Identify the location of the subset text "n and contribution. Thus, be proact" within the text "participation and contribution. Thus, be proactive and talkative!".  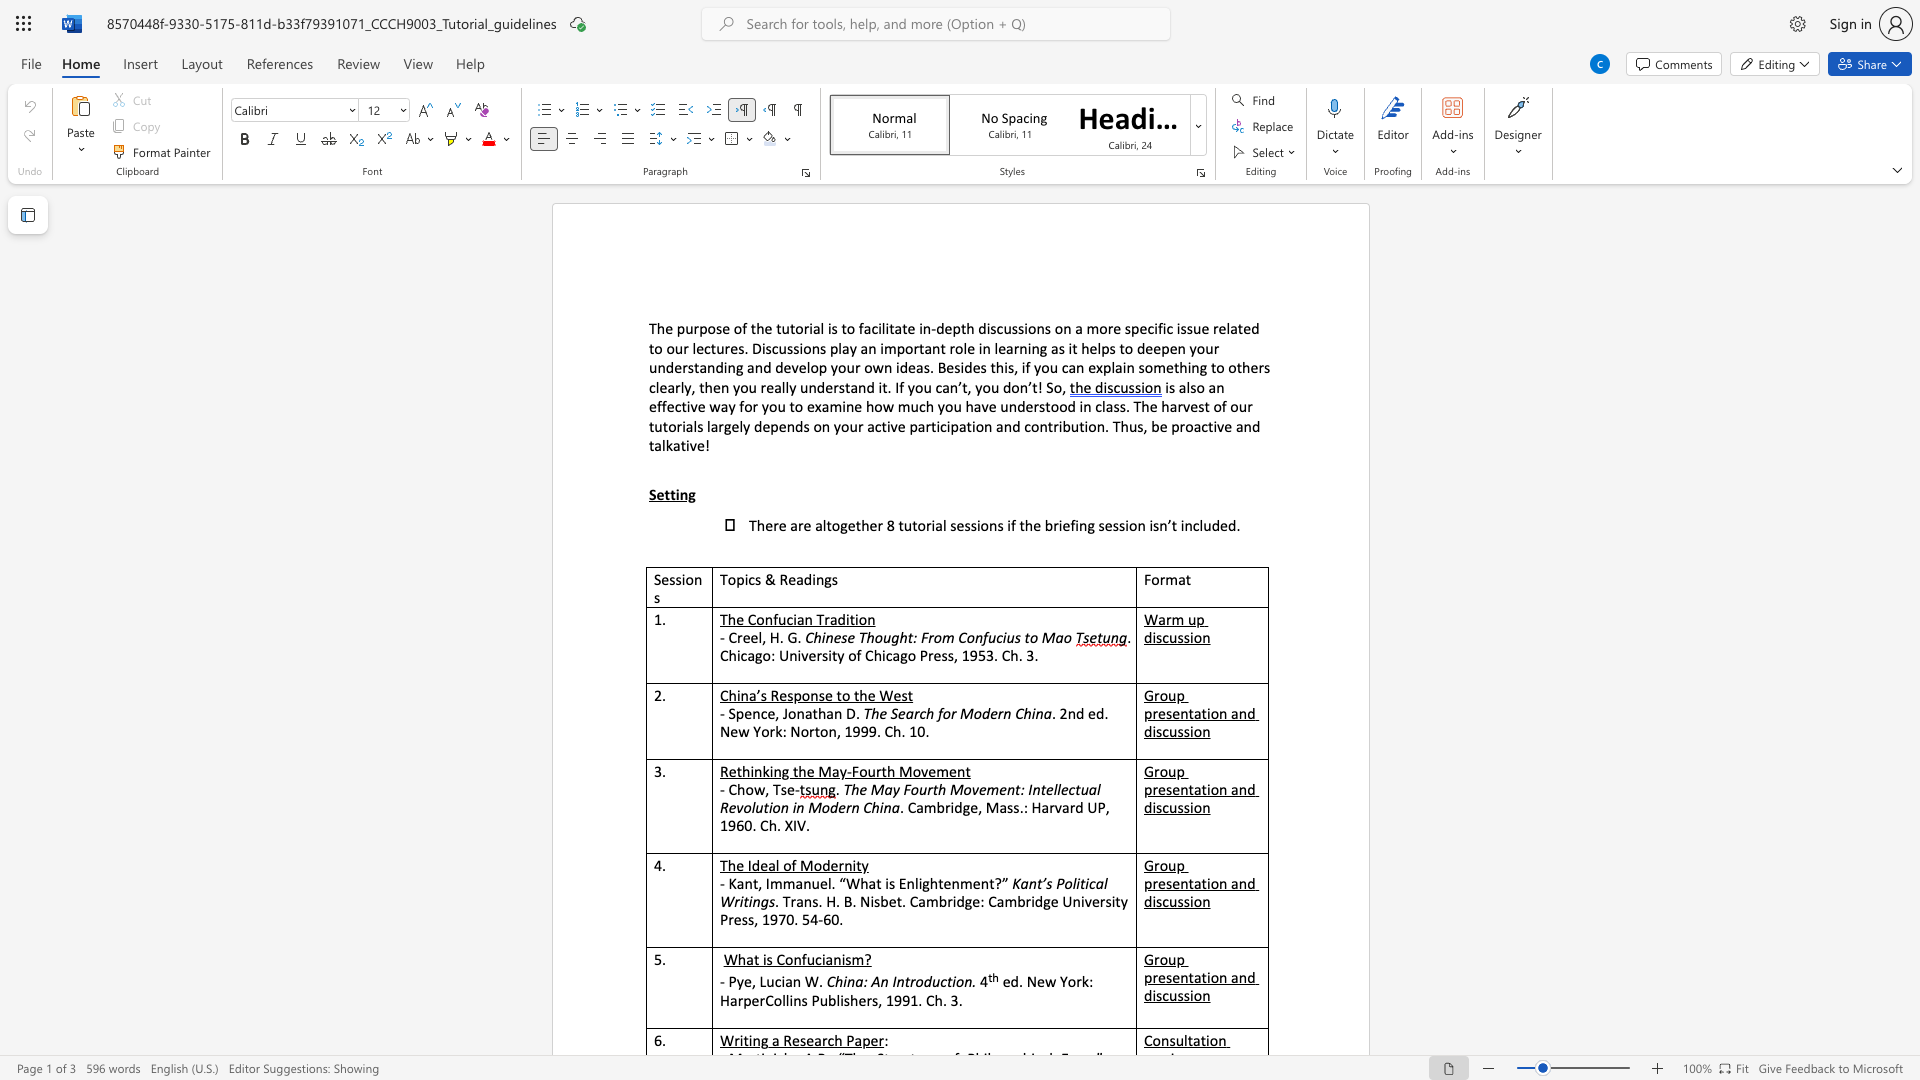
(983, 425).